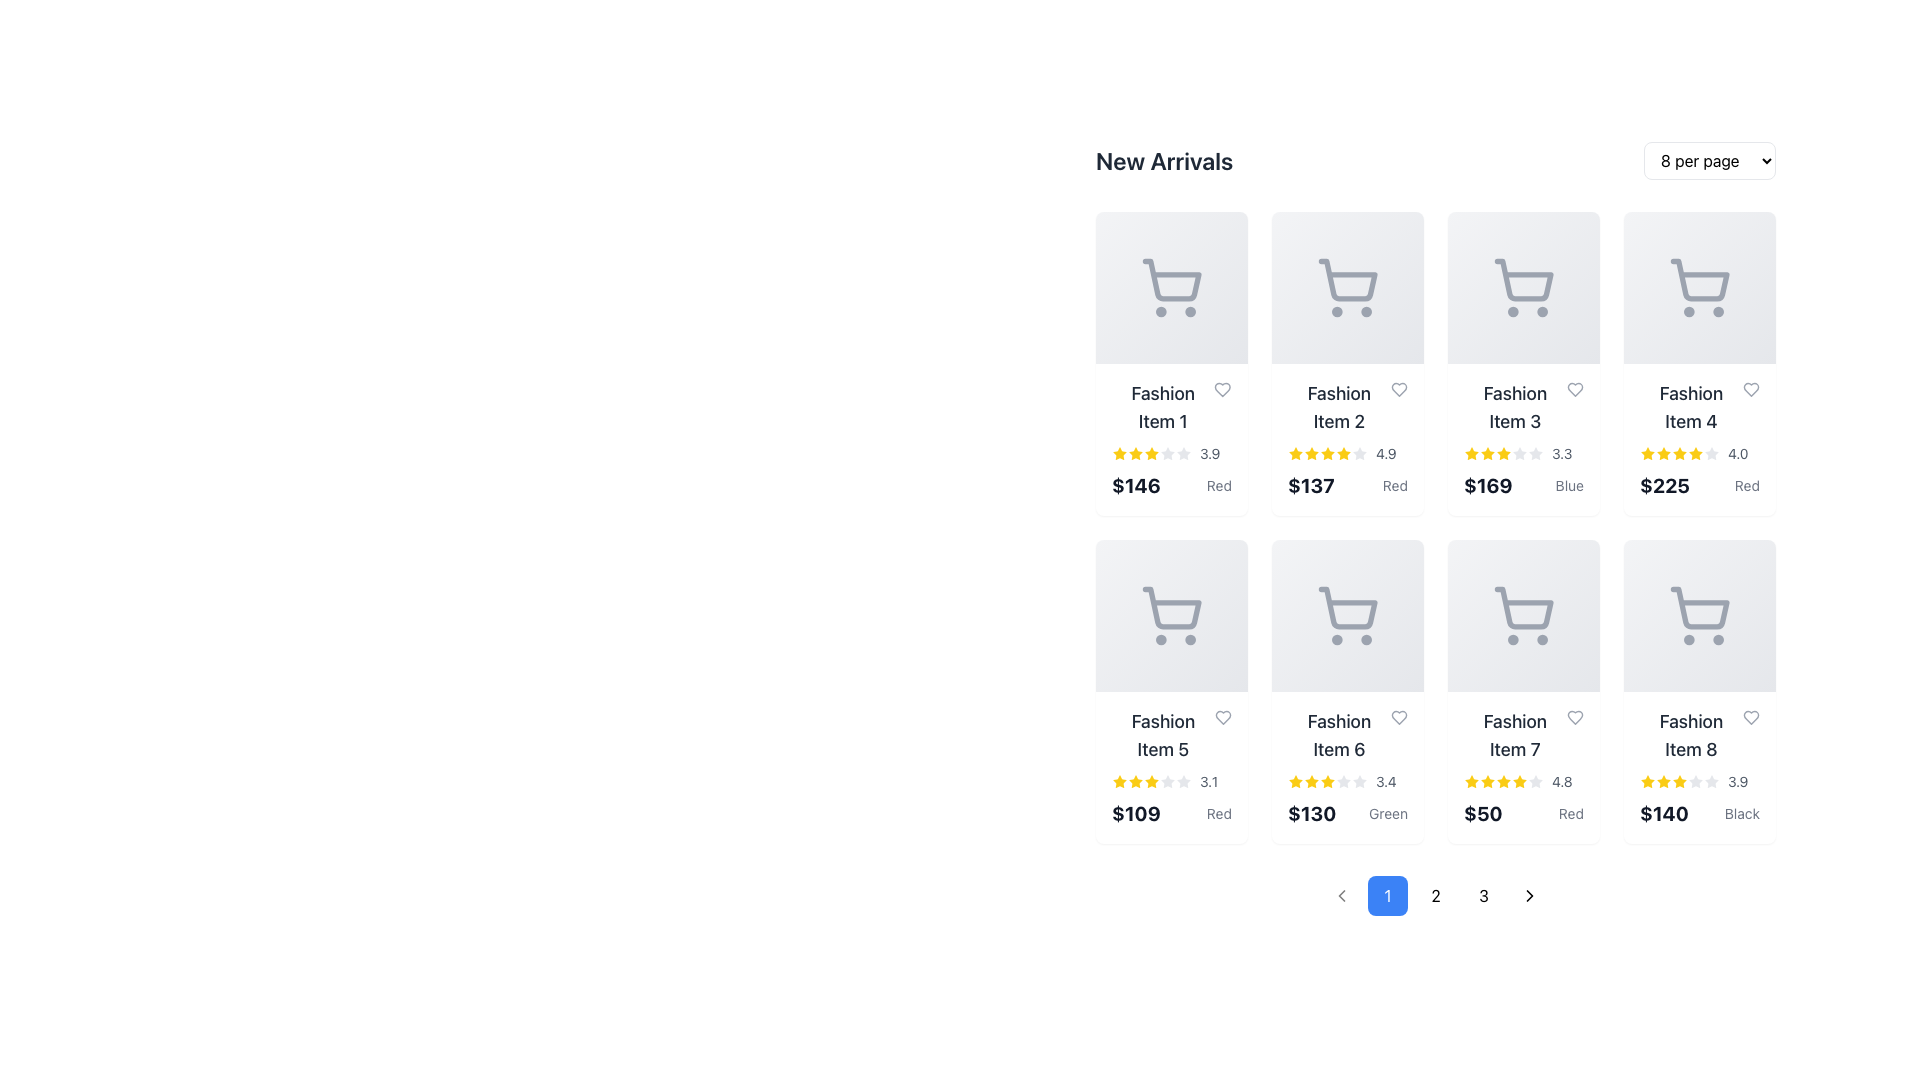 This screenshot has width=1920, height=1080. What do you see at coordinates (1387, 813) in the screenshot?
I see `the text label that describes the color attribute of the fashion item, located in the bottom section of the sixth card in the second row, positioned to the right of the '$130' text` at bounding box center [1387, 813].